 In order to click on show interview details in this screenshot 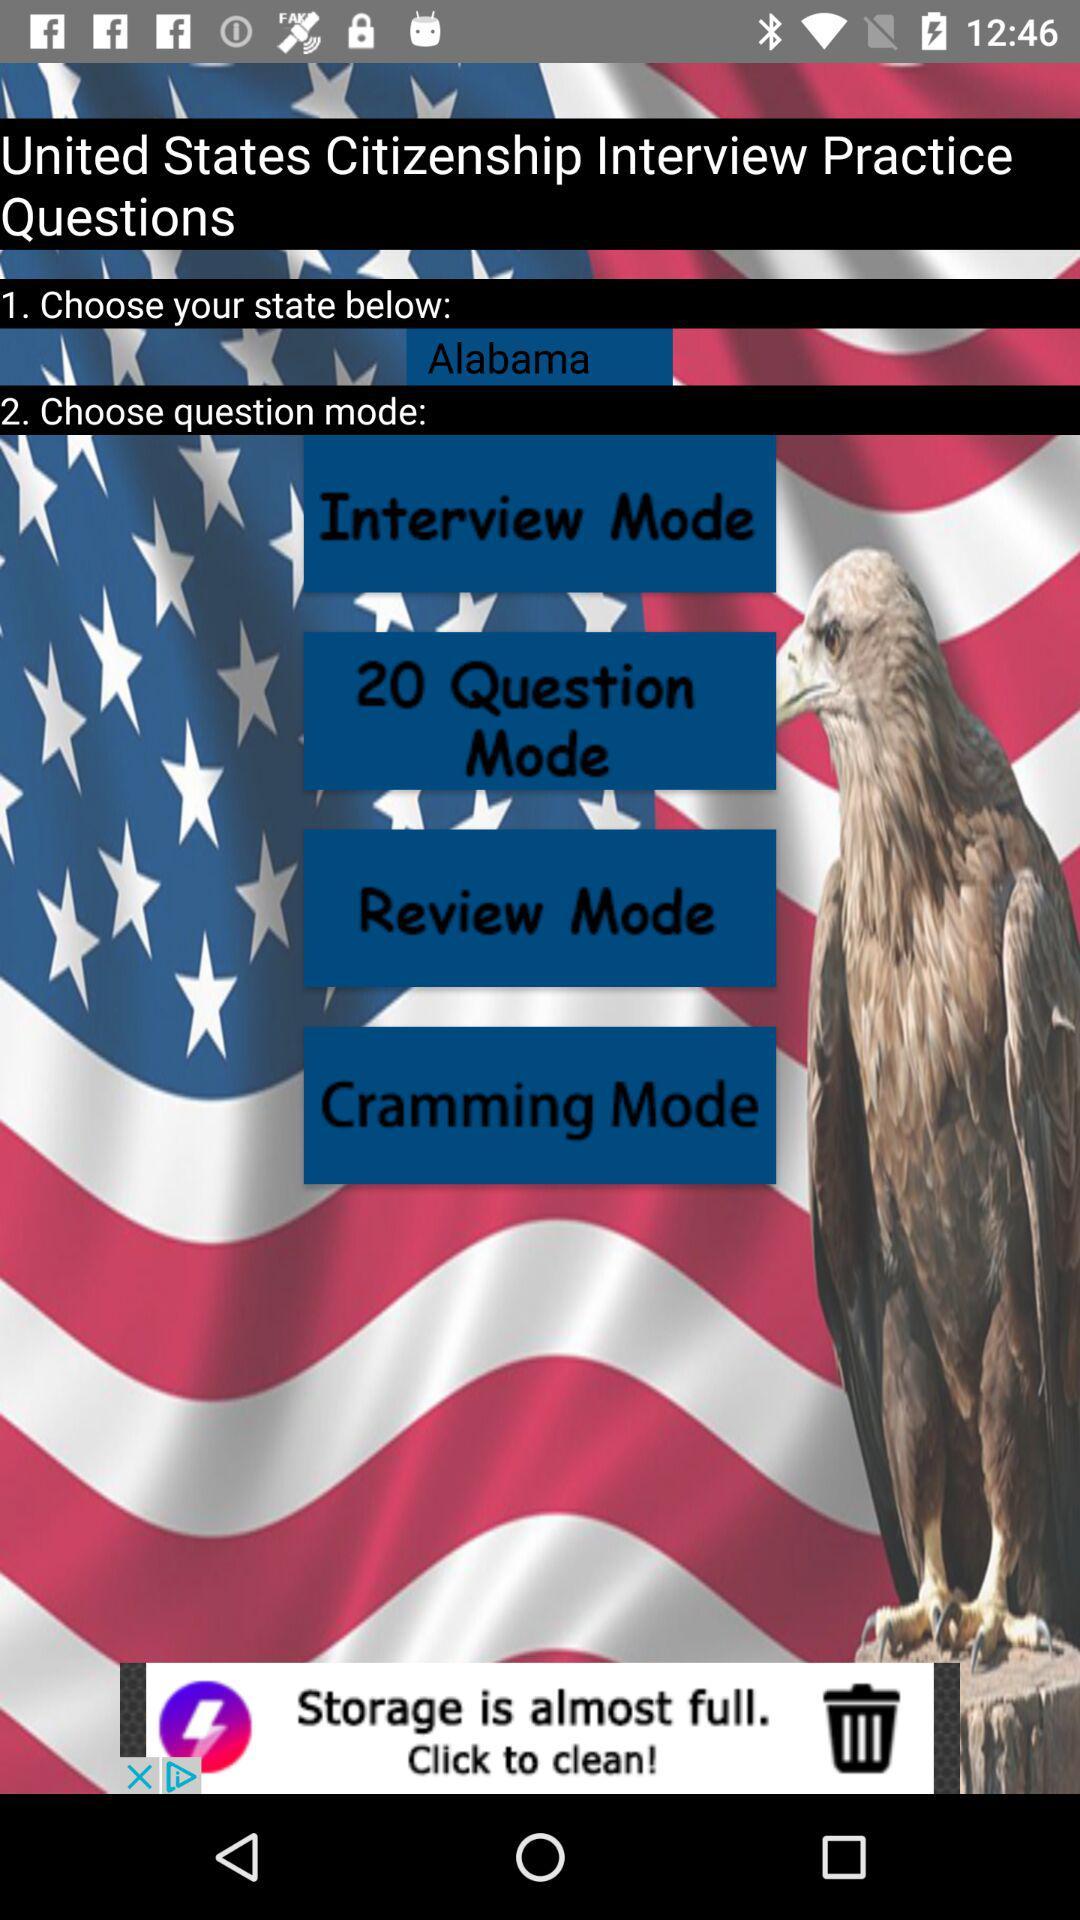, I will do `click(540, 513)`.